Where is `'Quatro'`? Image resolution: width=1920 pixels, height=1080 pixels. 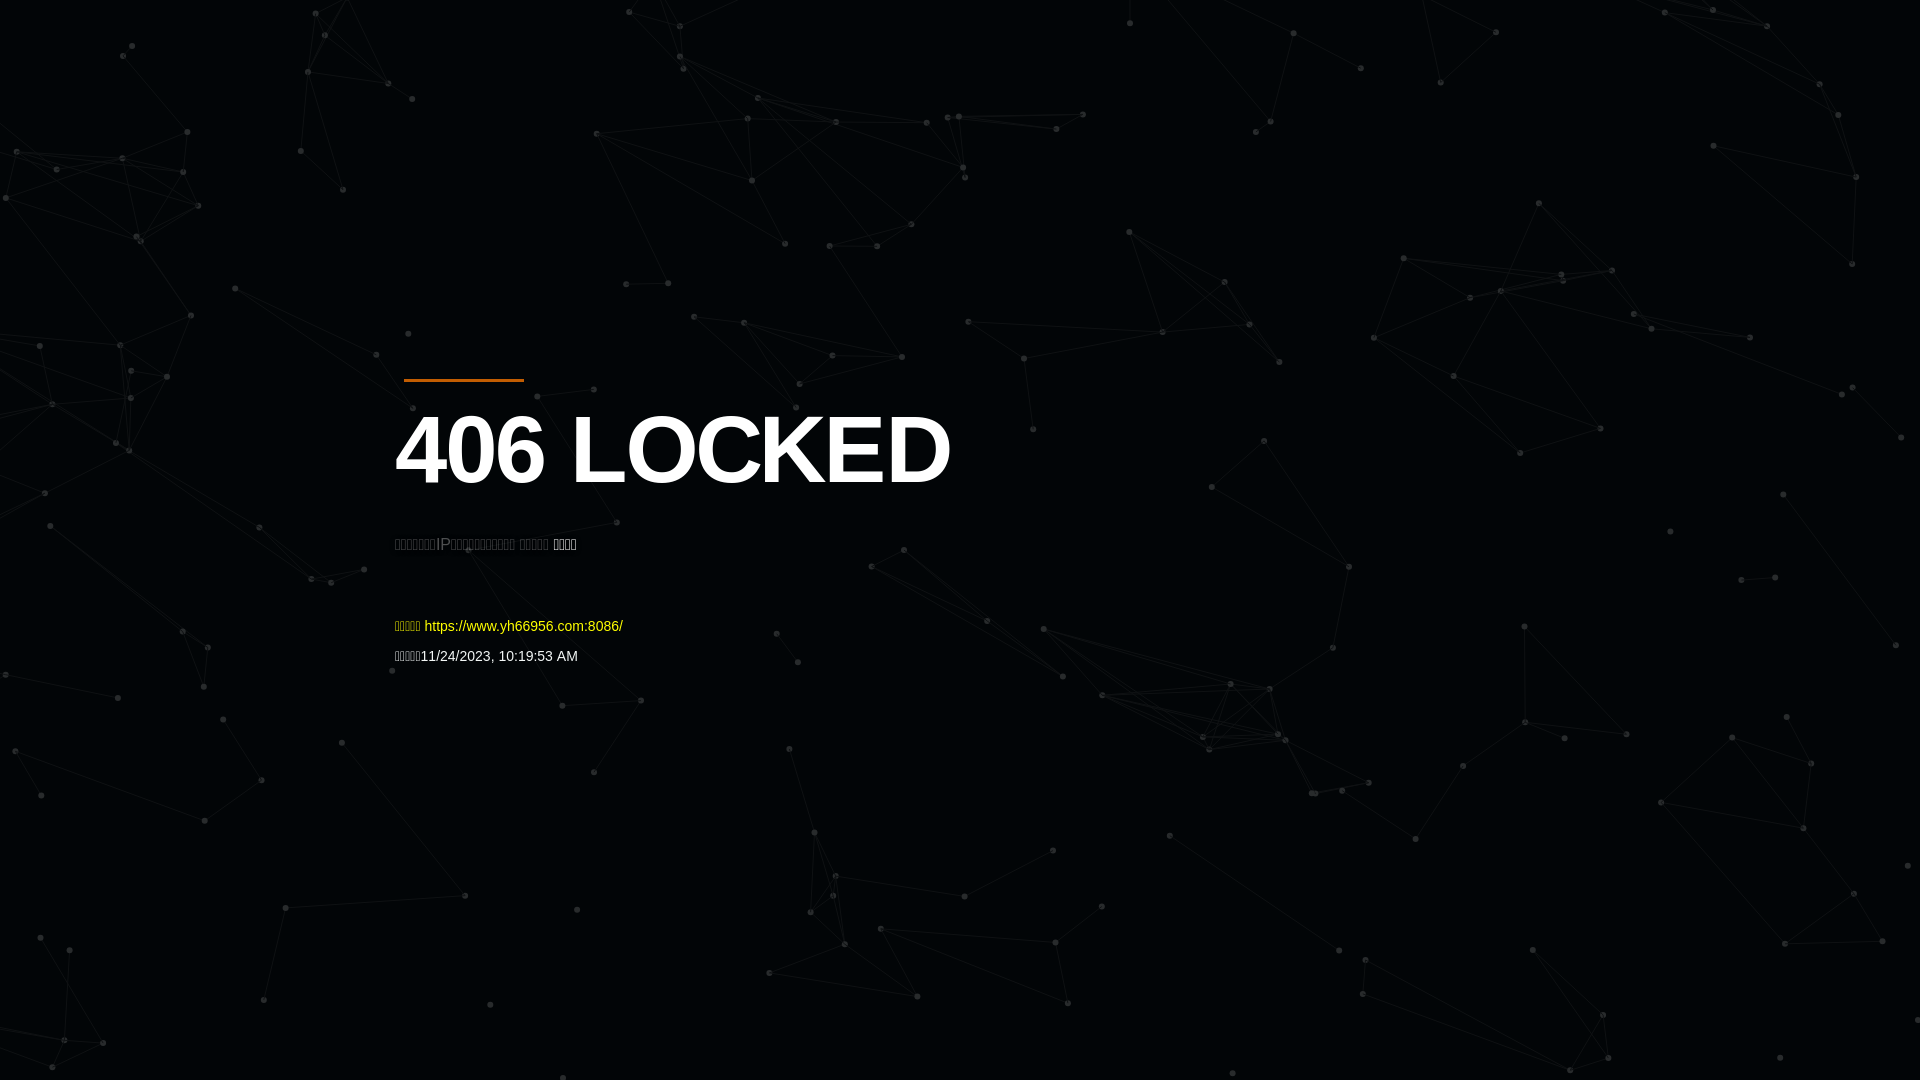
'Quatro' is located at coordinates (542, 114).